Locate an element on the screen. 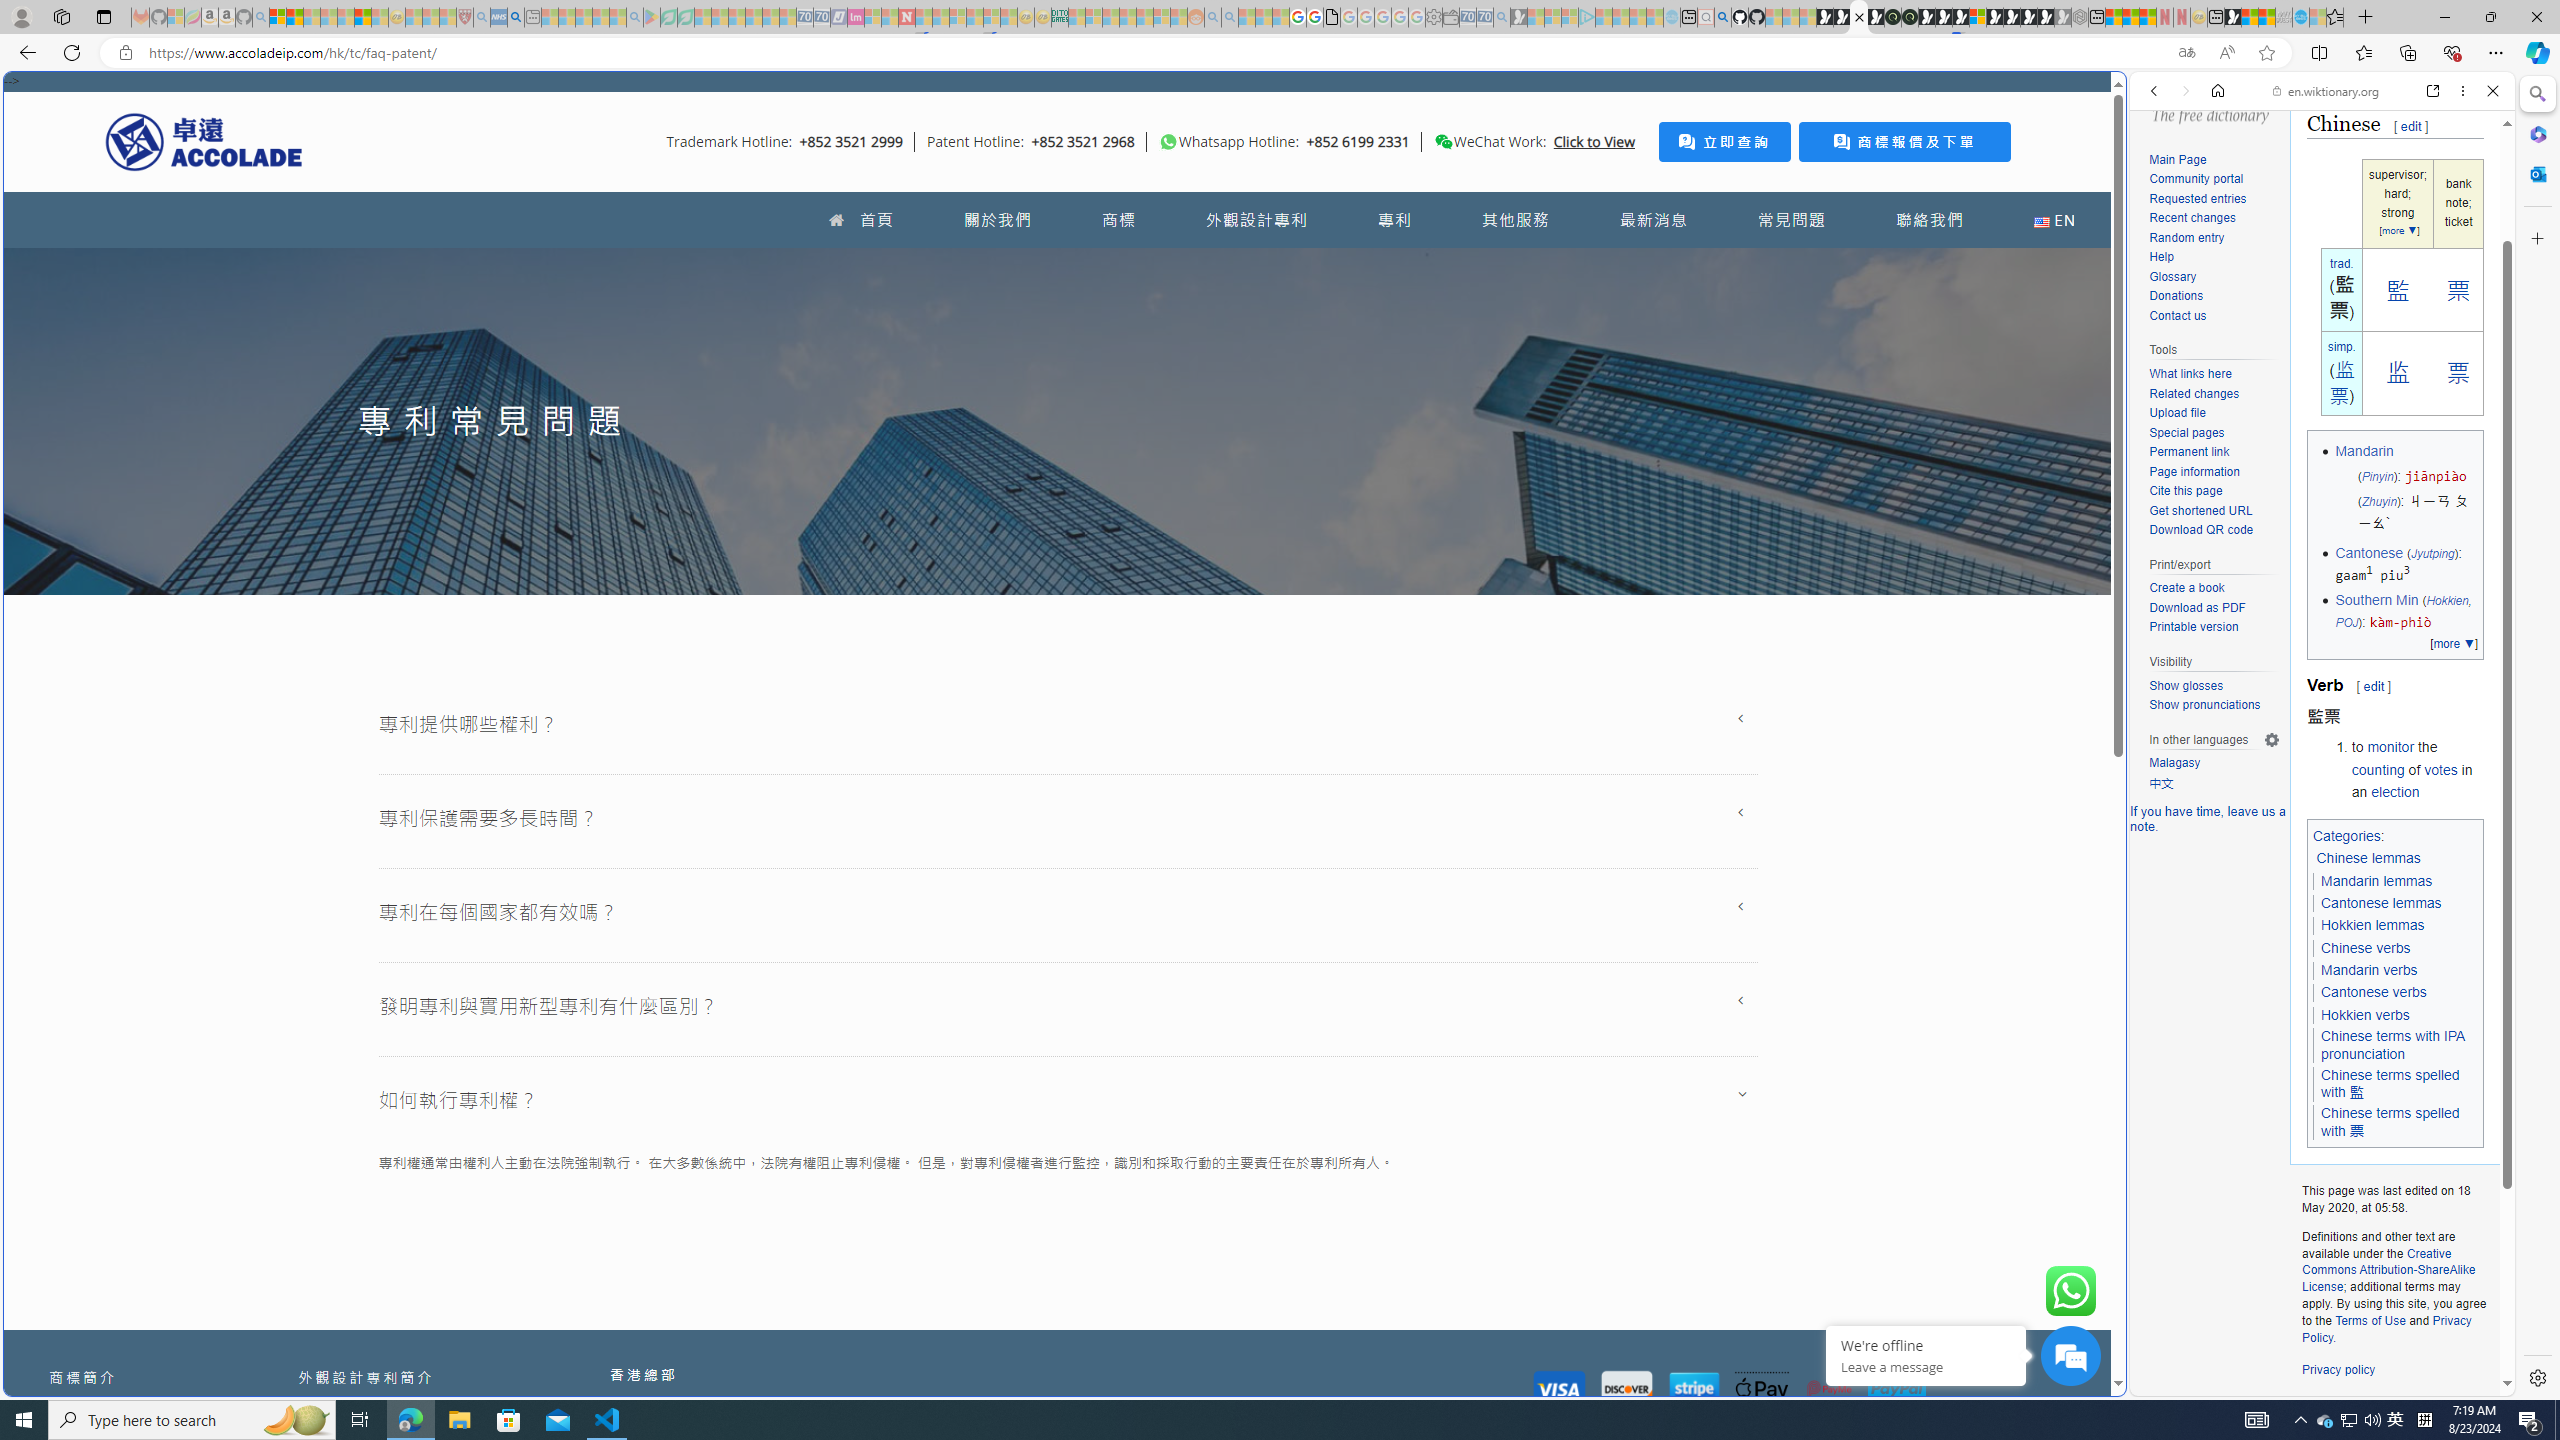  'Chinese verbs' is located at coordinates (2365, 946).